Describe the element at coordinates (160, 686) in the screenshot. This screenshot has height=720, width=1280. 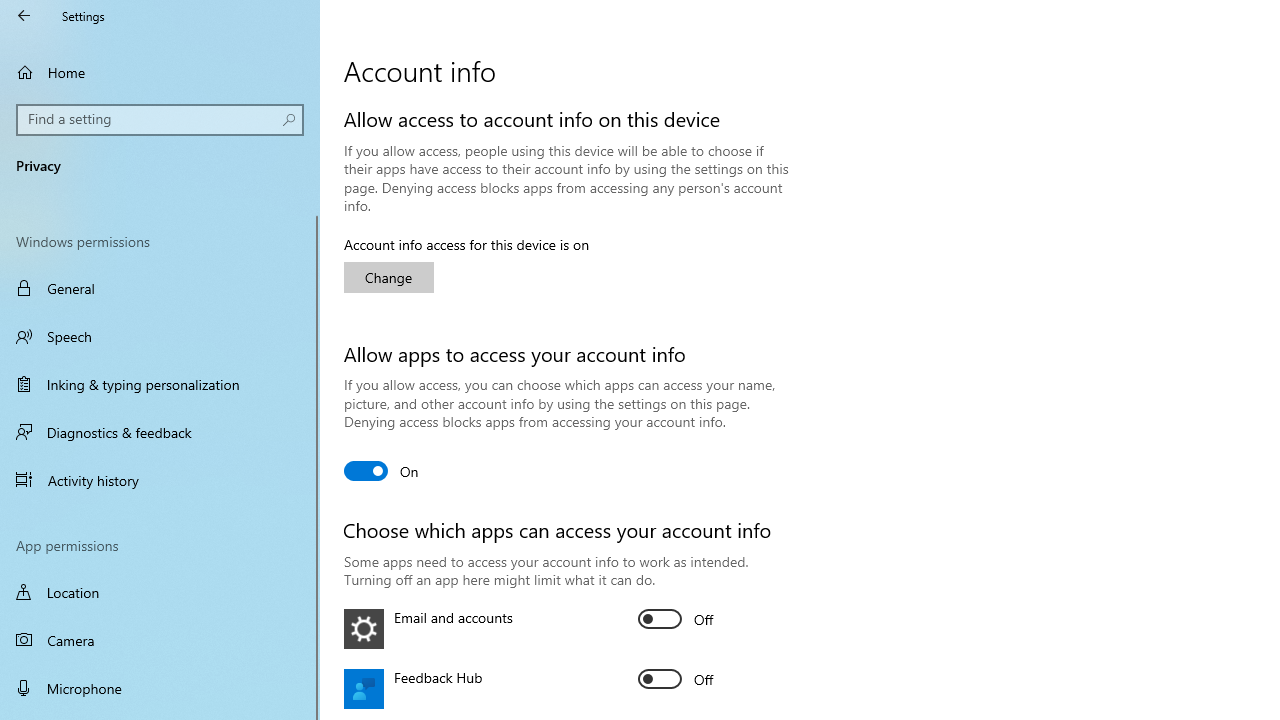
I see `'Microphone'` at that location.